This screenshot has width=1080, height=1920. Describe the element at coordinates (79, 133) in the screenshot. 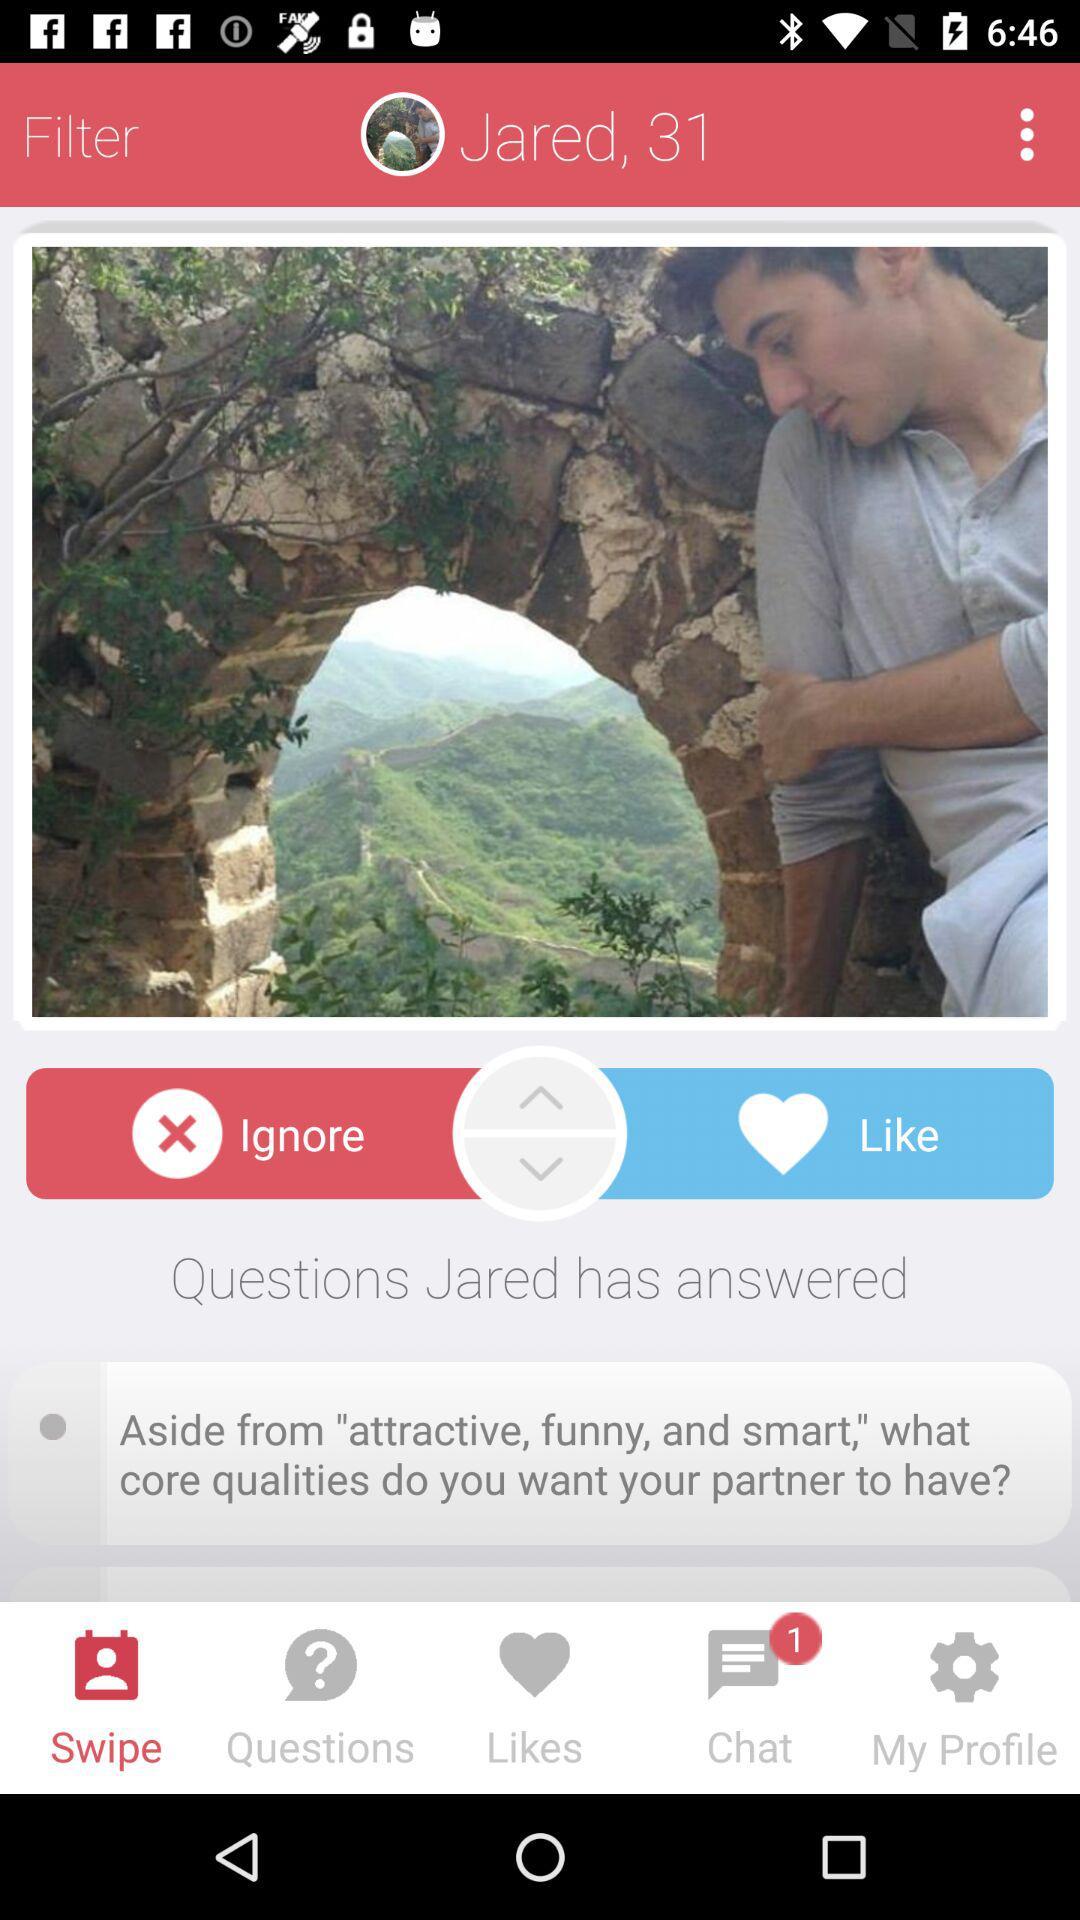

I see `filter item` at that location.